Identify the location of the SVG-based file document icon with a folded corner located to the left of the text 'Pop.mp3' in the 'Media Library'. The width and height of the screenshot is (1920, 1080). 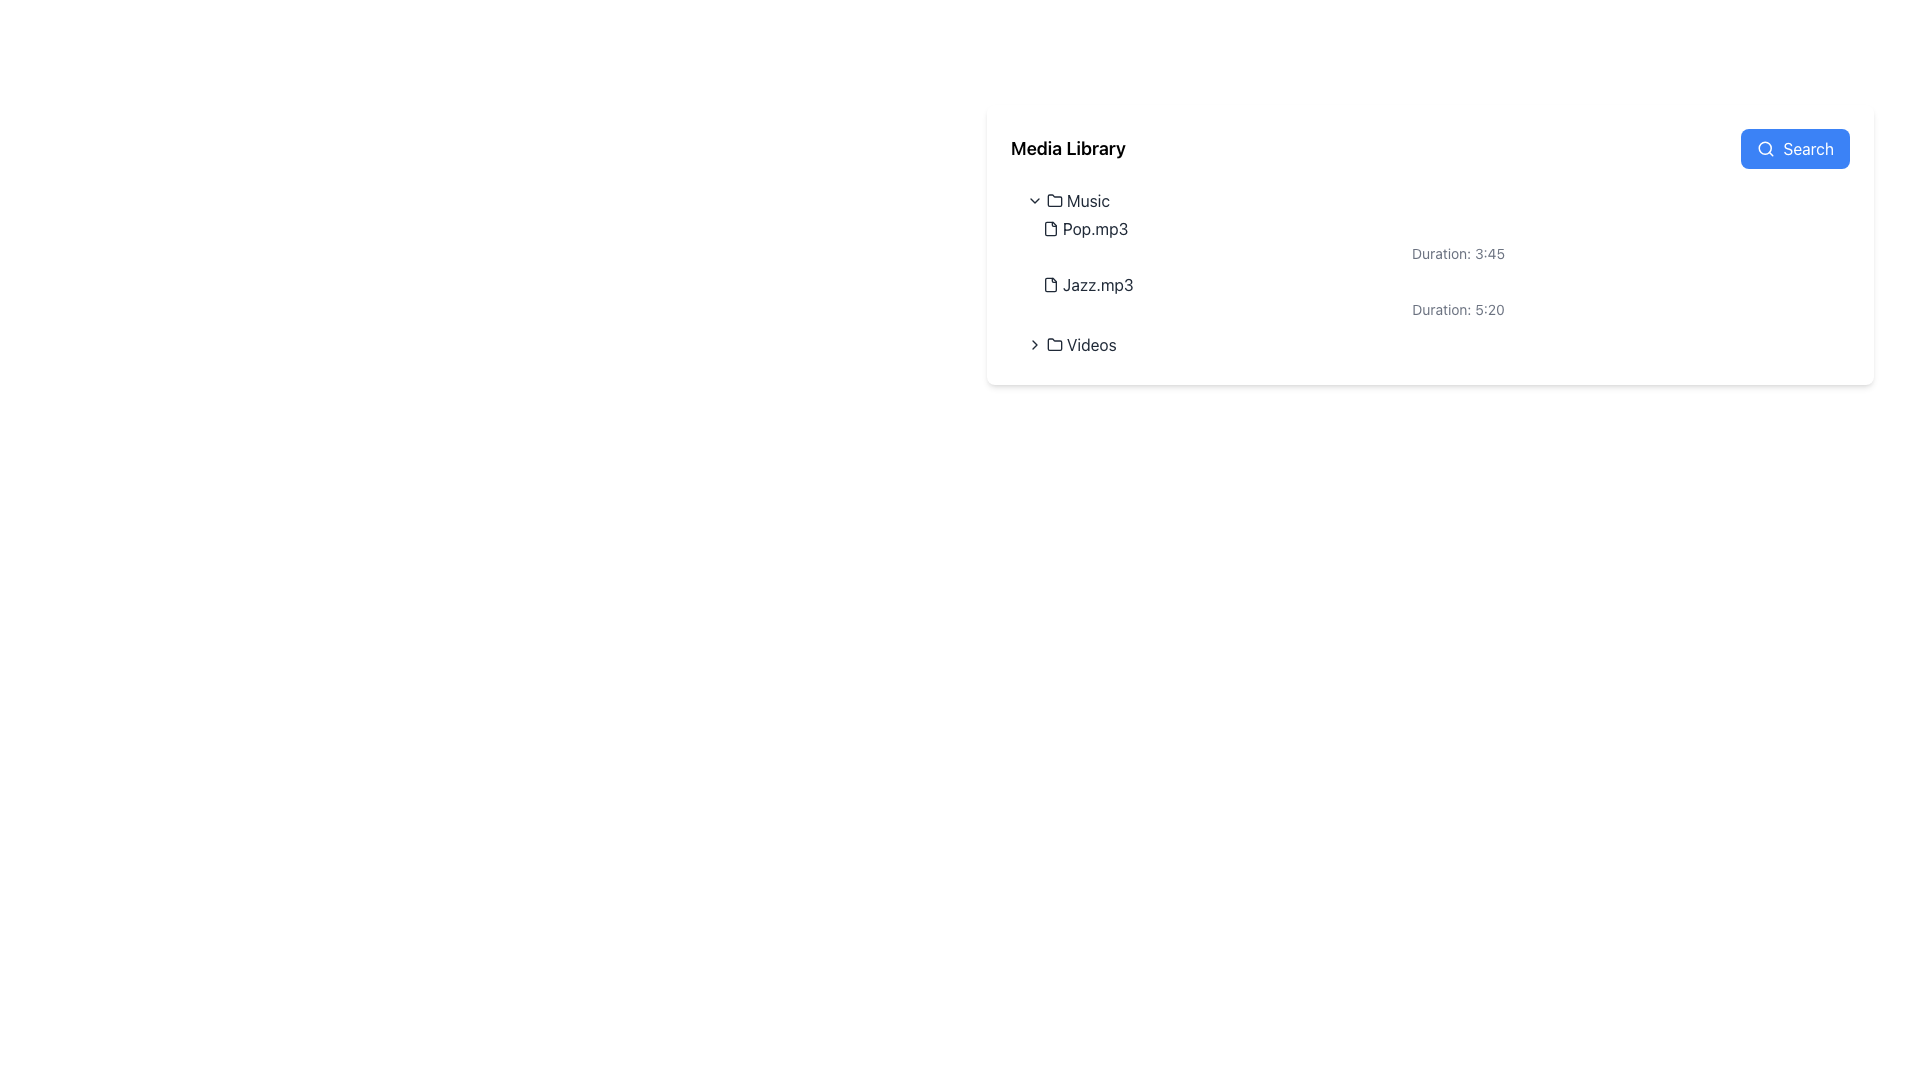
(1050, 227).